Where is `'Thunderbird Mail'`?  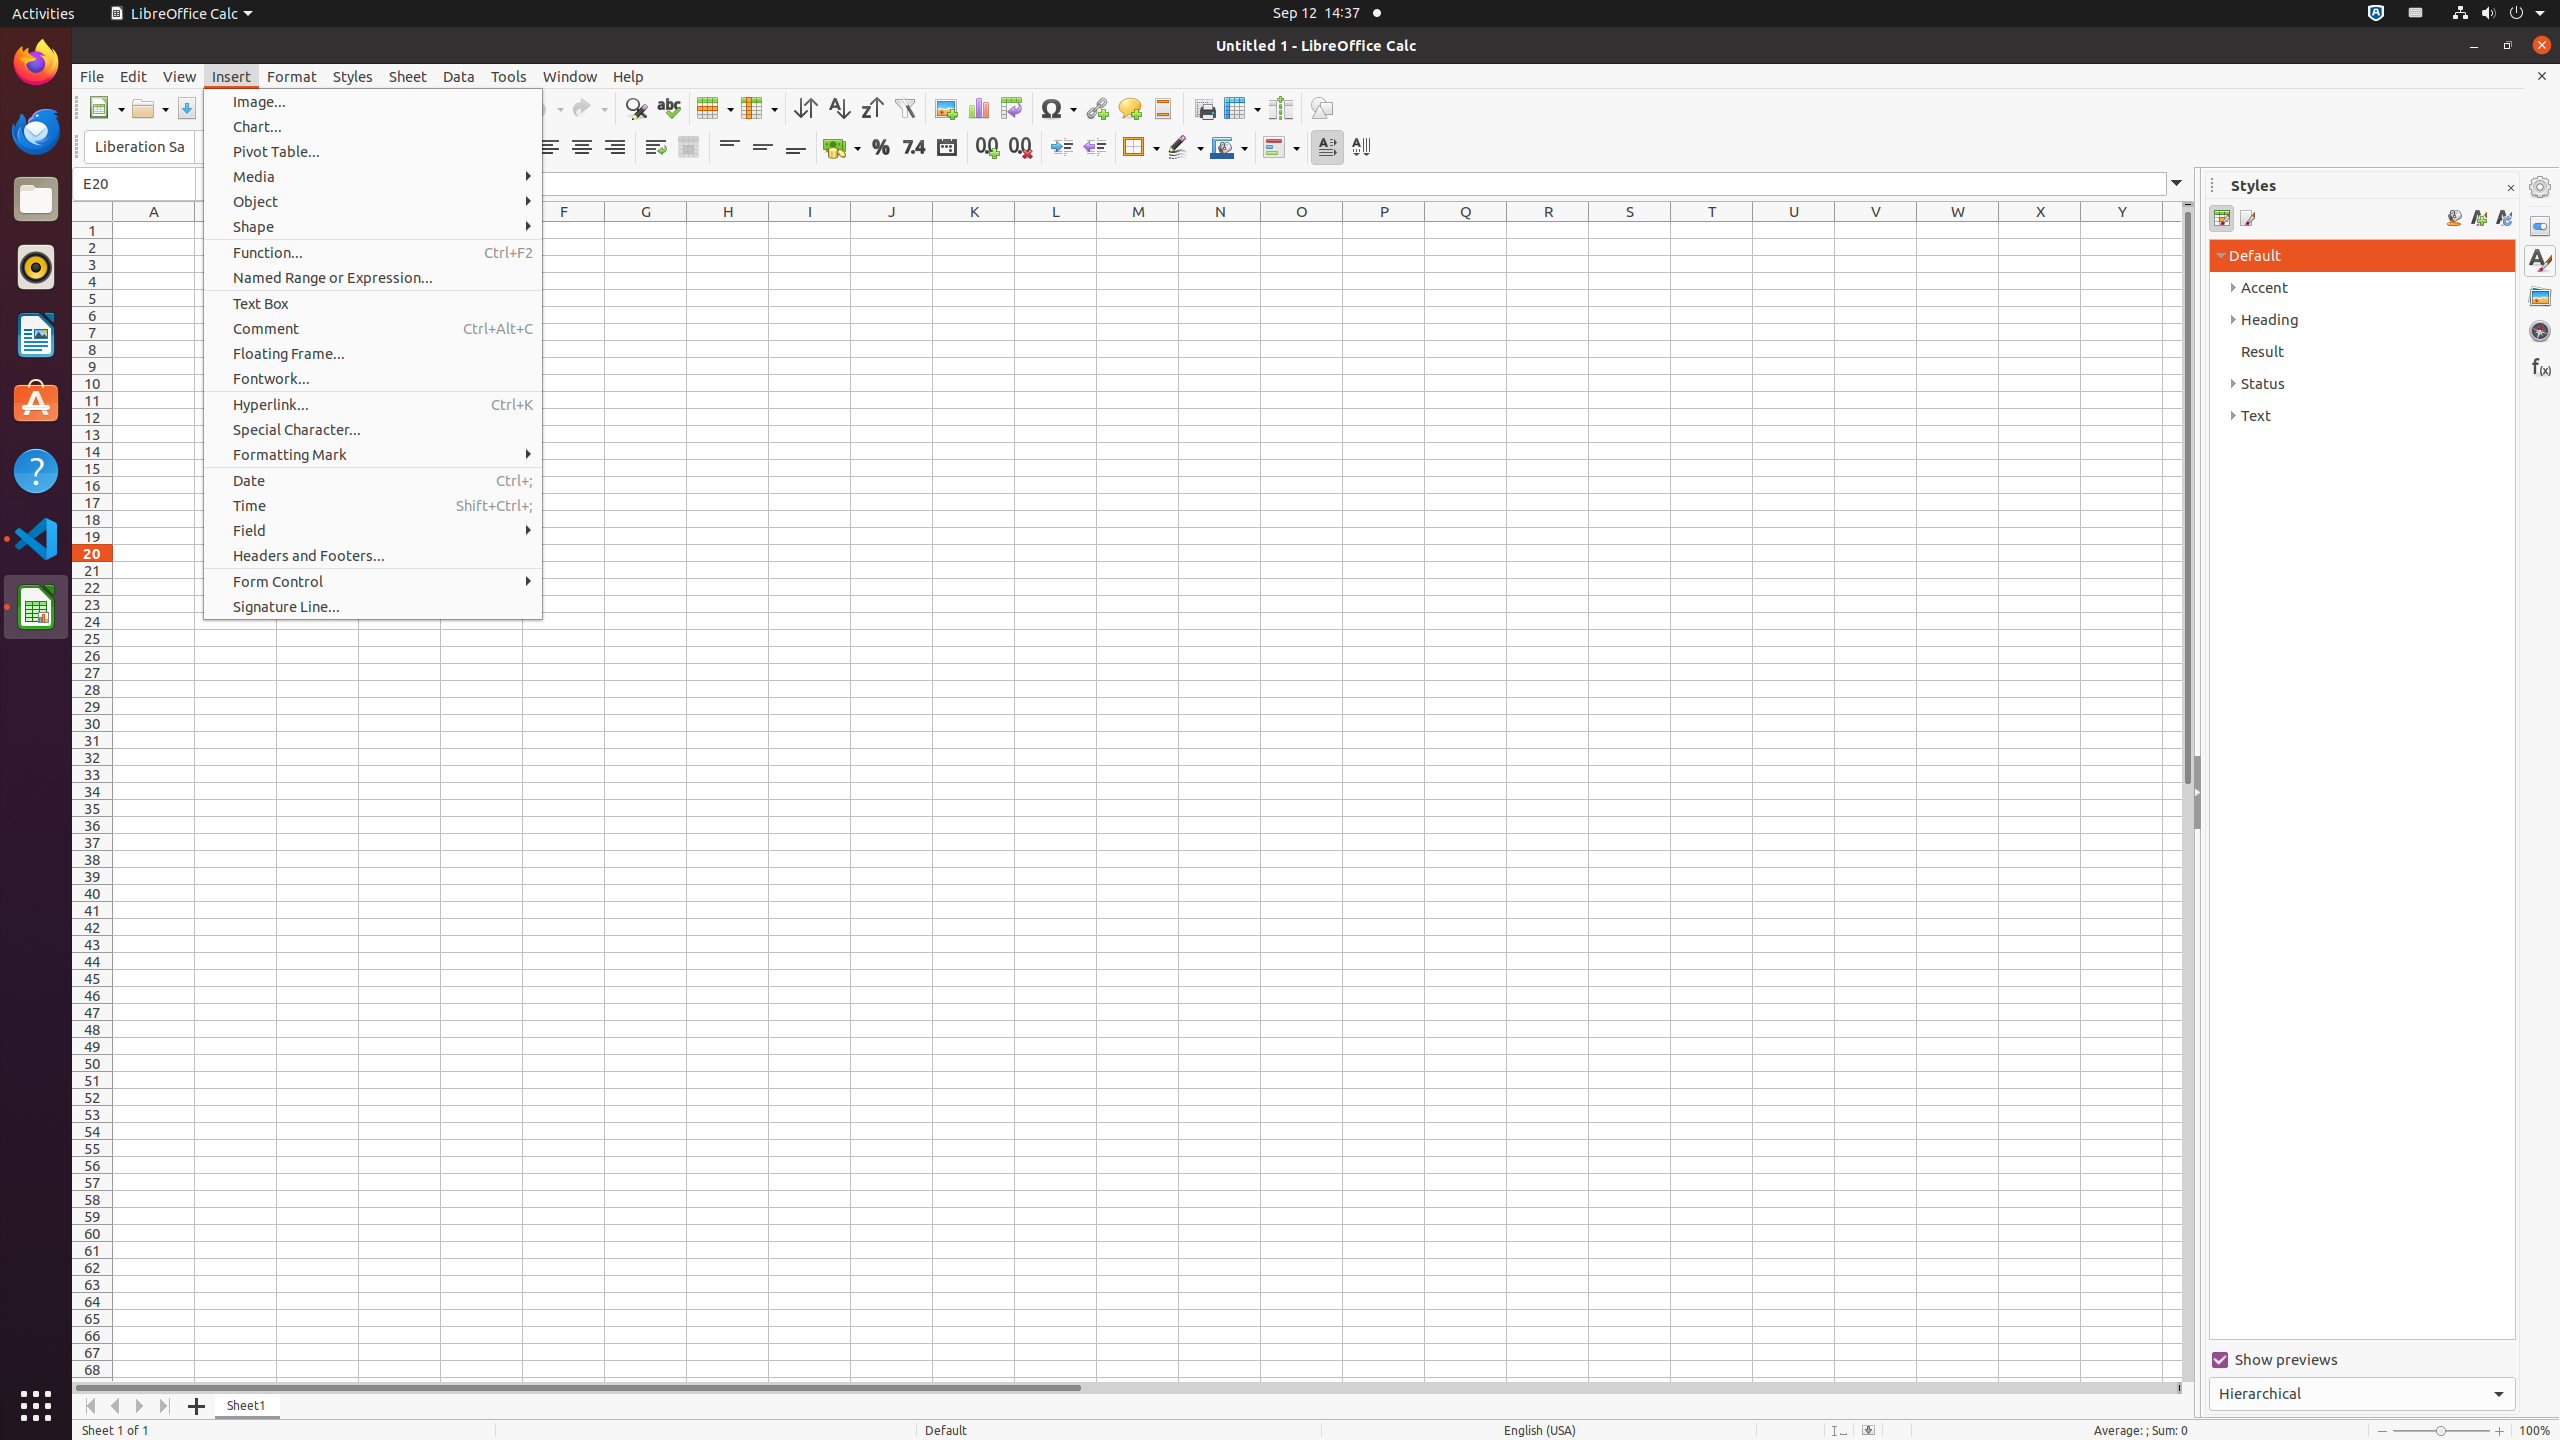 'Thunderbird Mail' is located at coordinates (36, 130).